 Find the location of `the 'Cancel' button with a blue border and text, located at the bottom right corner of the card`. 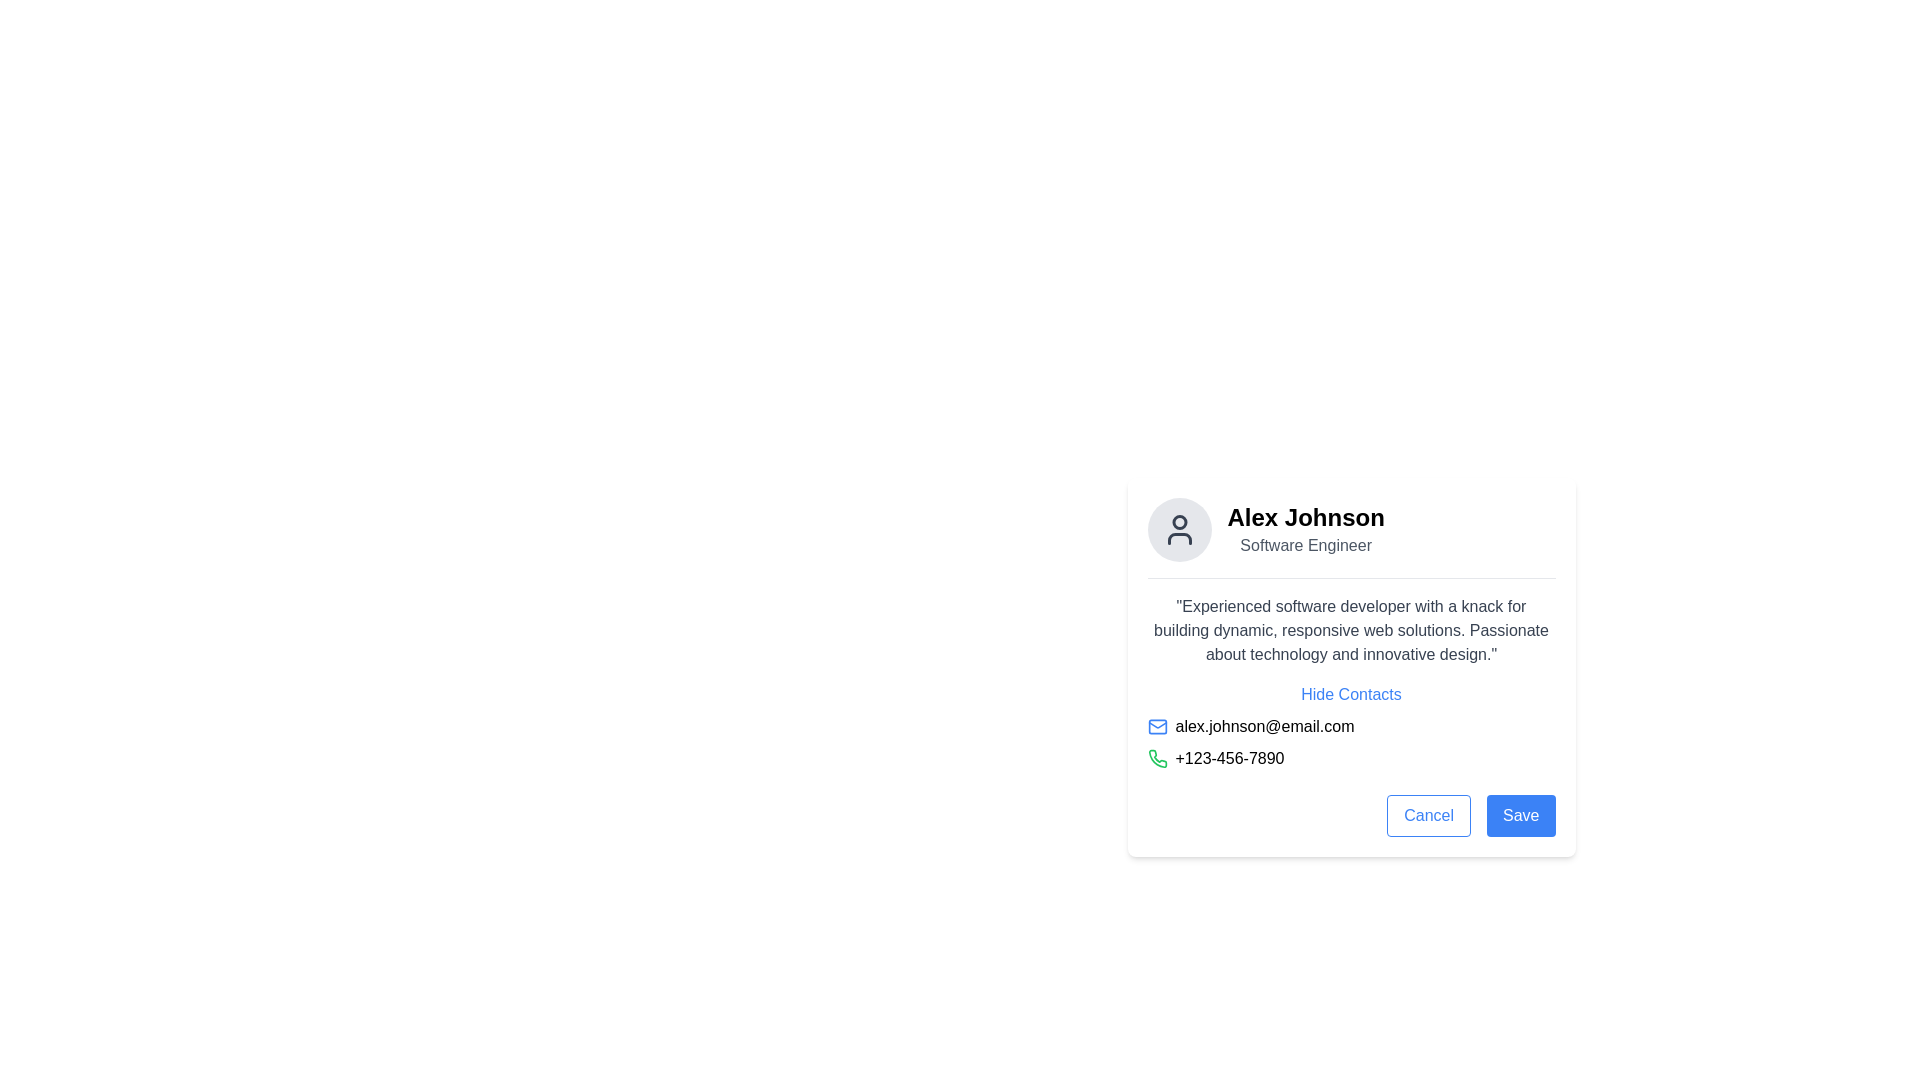

the 'Cancel' button with a blue border and text, located at the bottom right corner of the card is located at coordinates (1428, 816).